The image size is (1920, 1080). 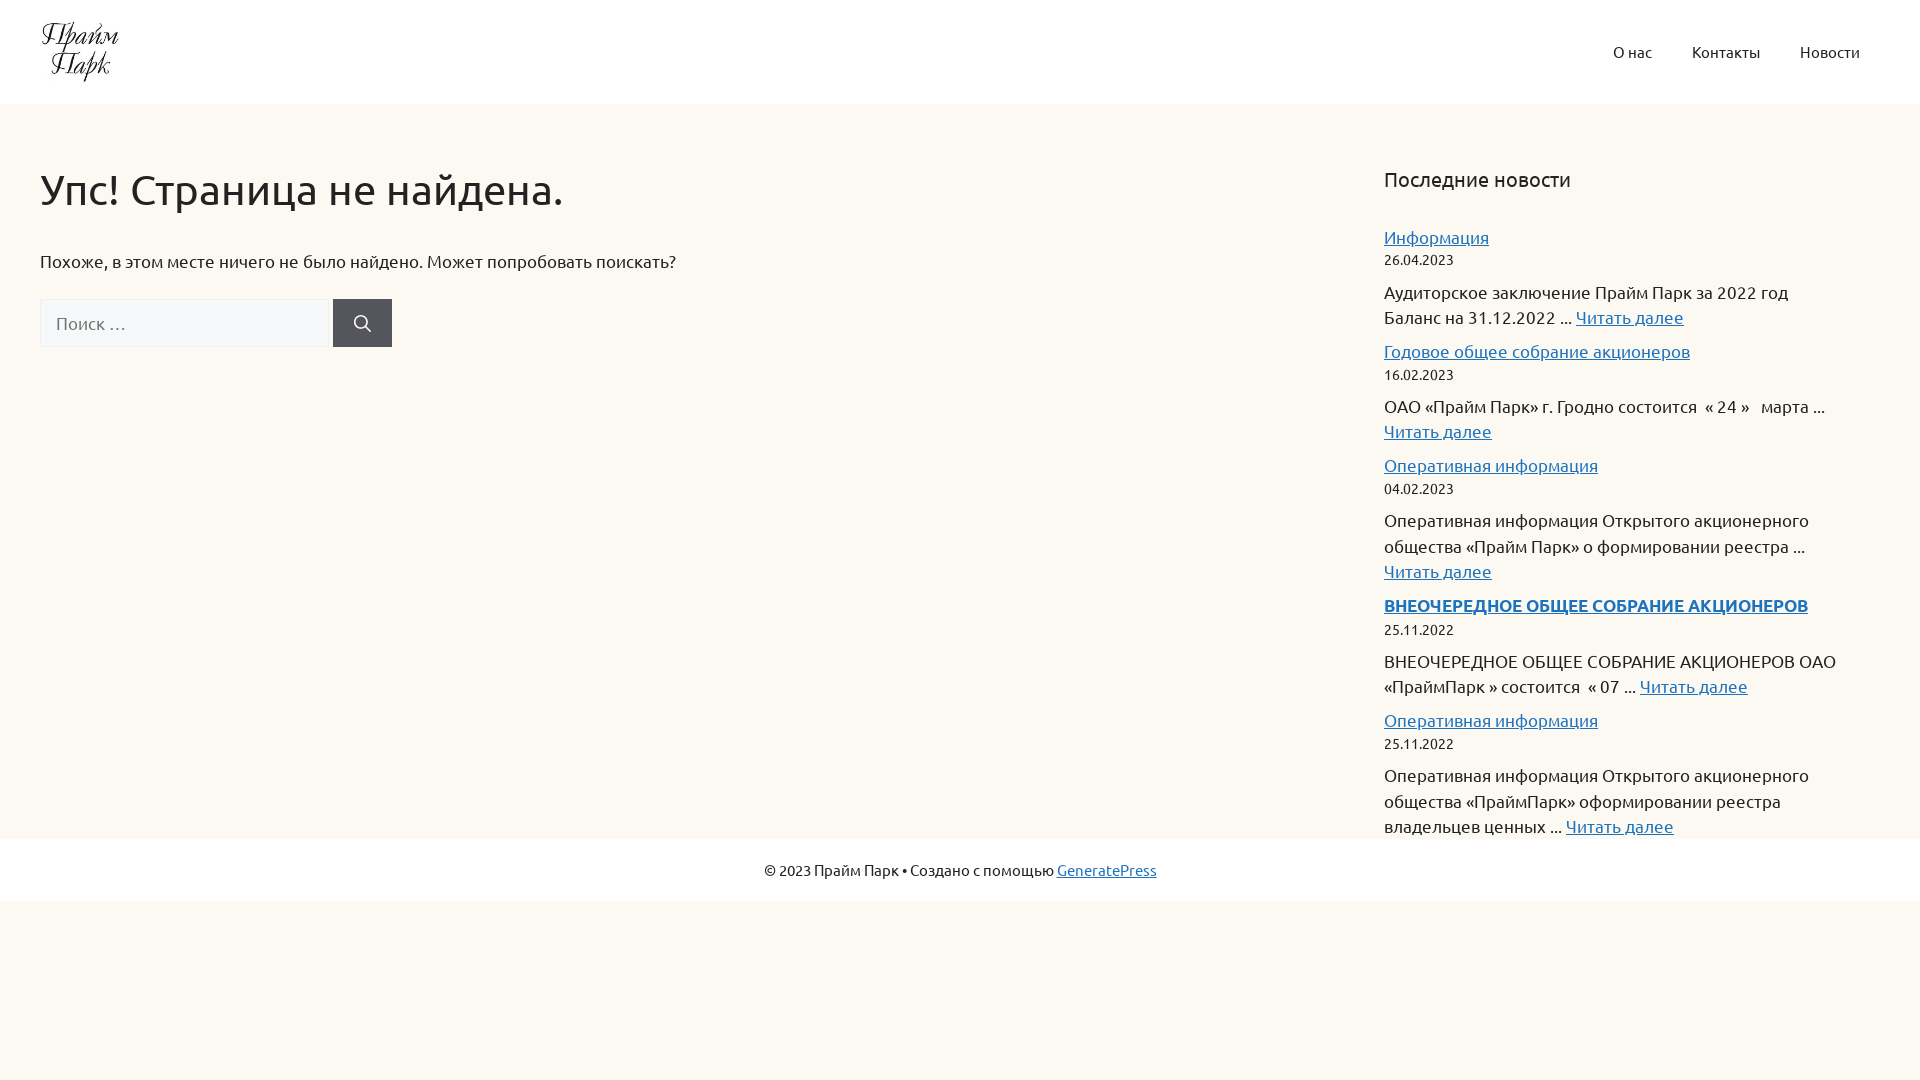 What do you see at coordinates (1104, 868) in the screenshot?
I see `'GeneratePress'` at bounding box center [1104, 868].